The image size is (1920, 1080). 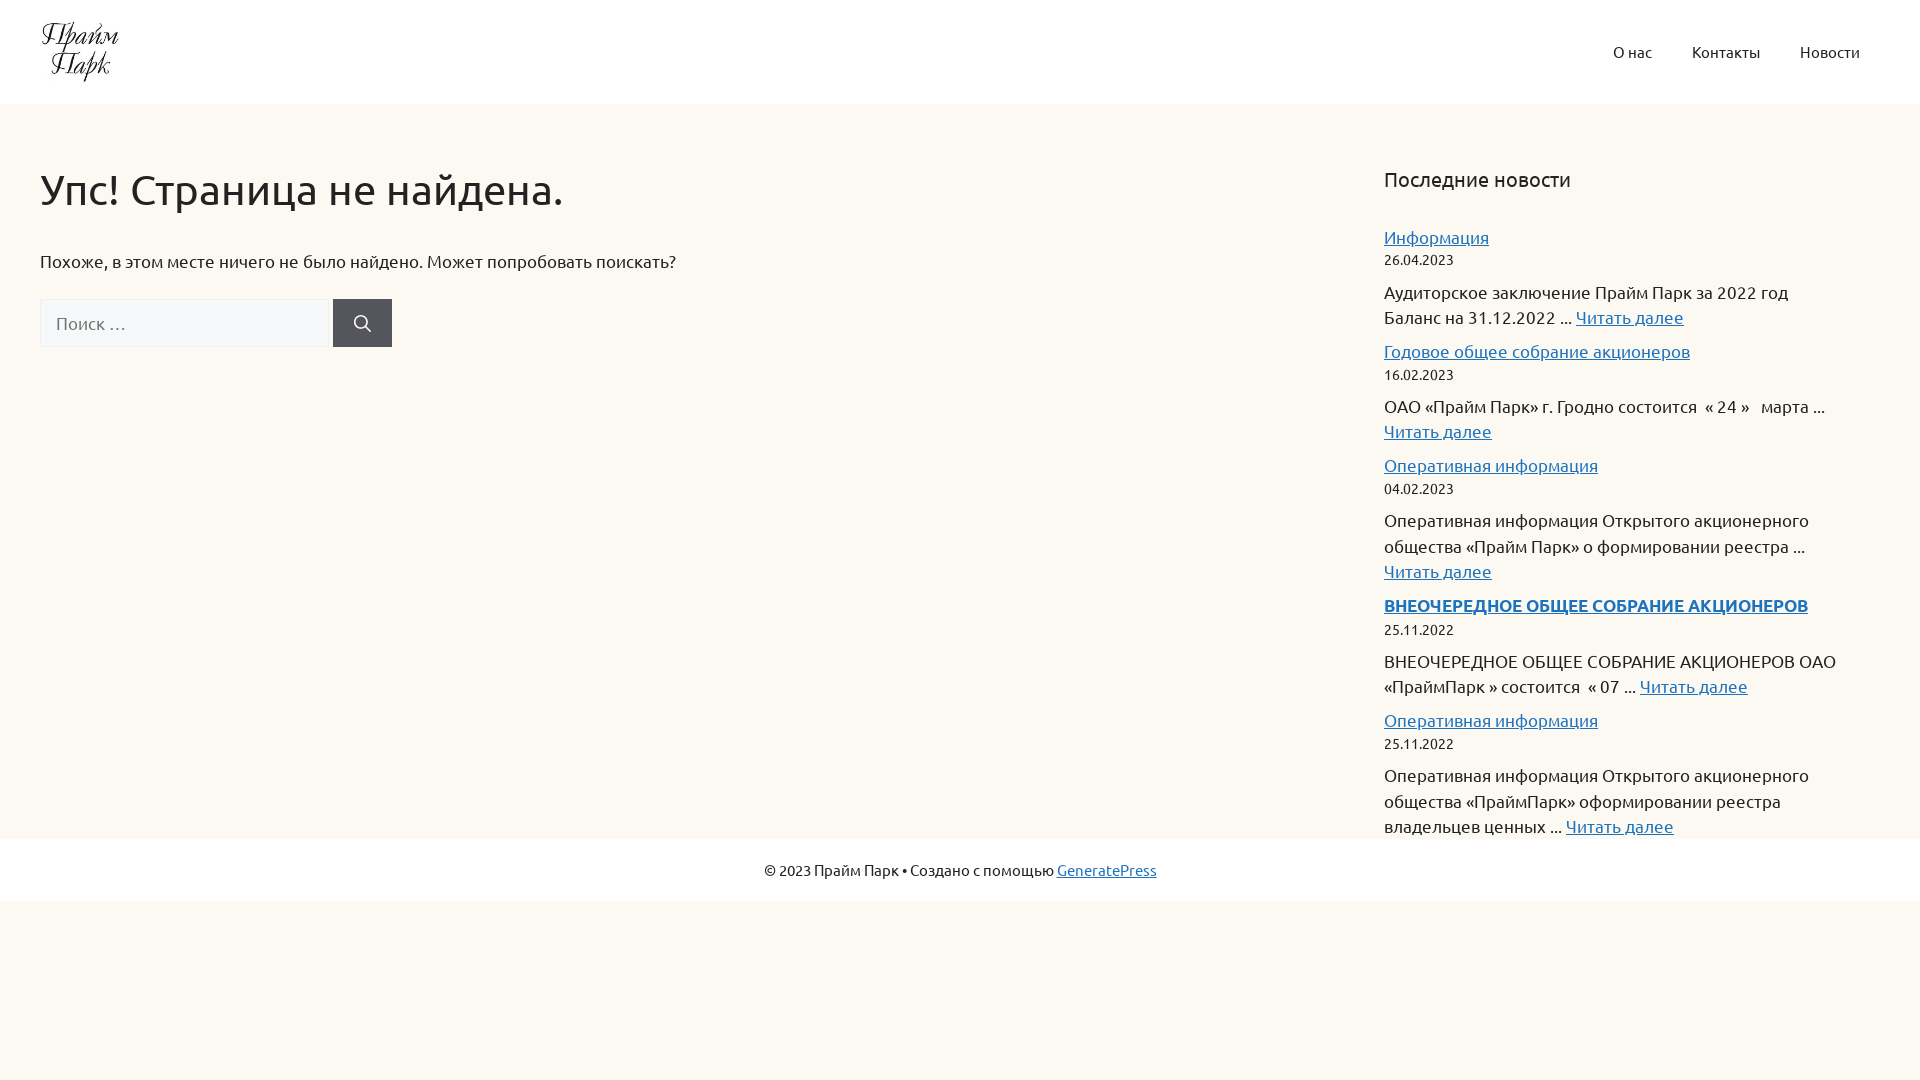 What do you see at coordinates (1104, 868) in the screenshot?
I see `'GeneratePress'` at bounding box center [1104, 868].